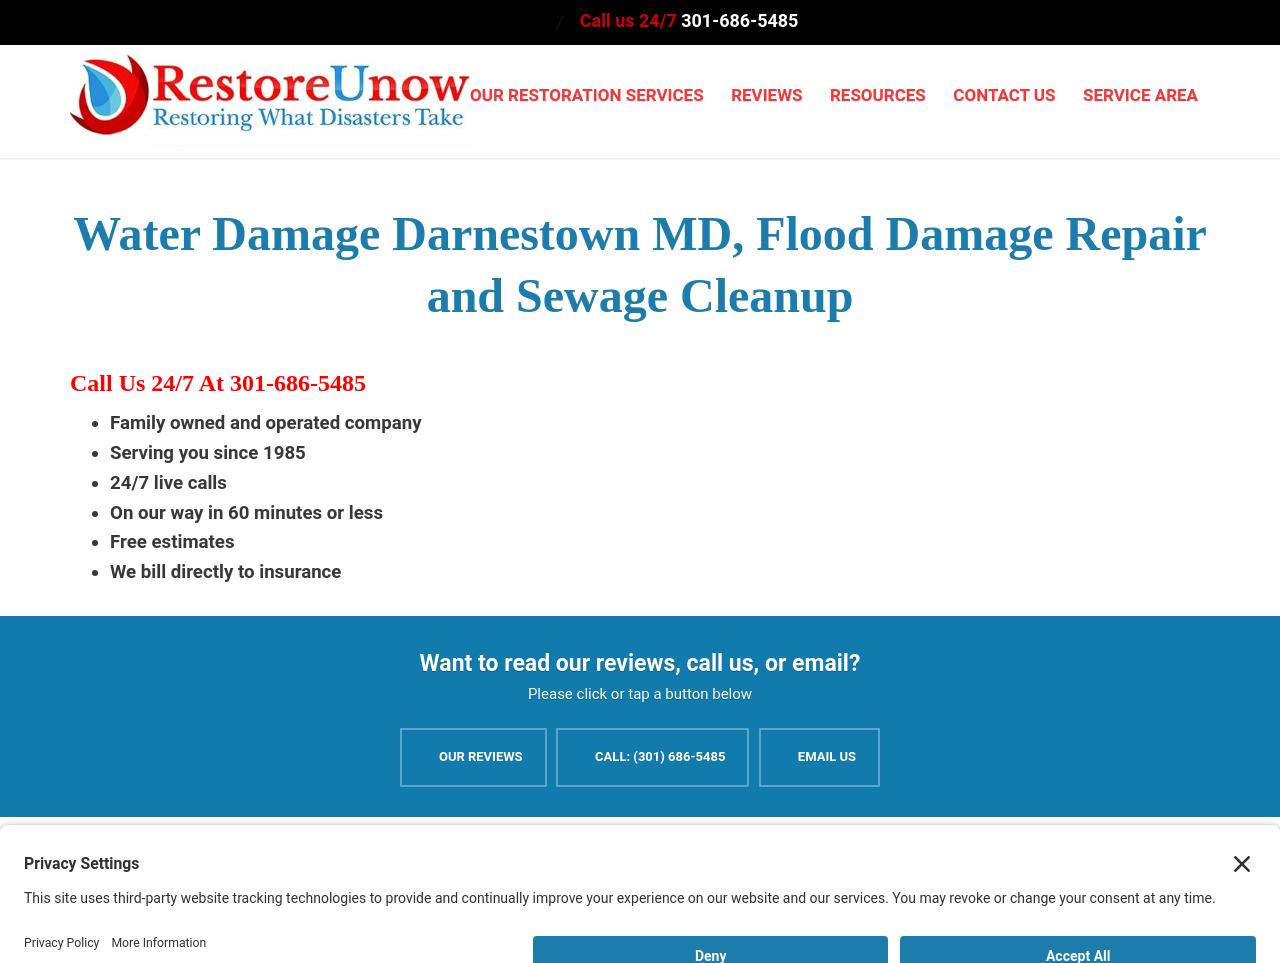 Image resolution: width=1280 pixels, height=963 pixels. I want to click on 'Air Duct Mold Restoration', so click(846, 658).